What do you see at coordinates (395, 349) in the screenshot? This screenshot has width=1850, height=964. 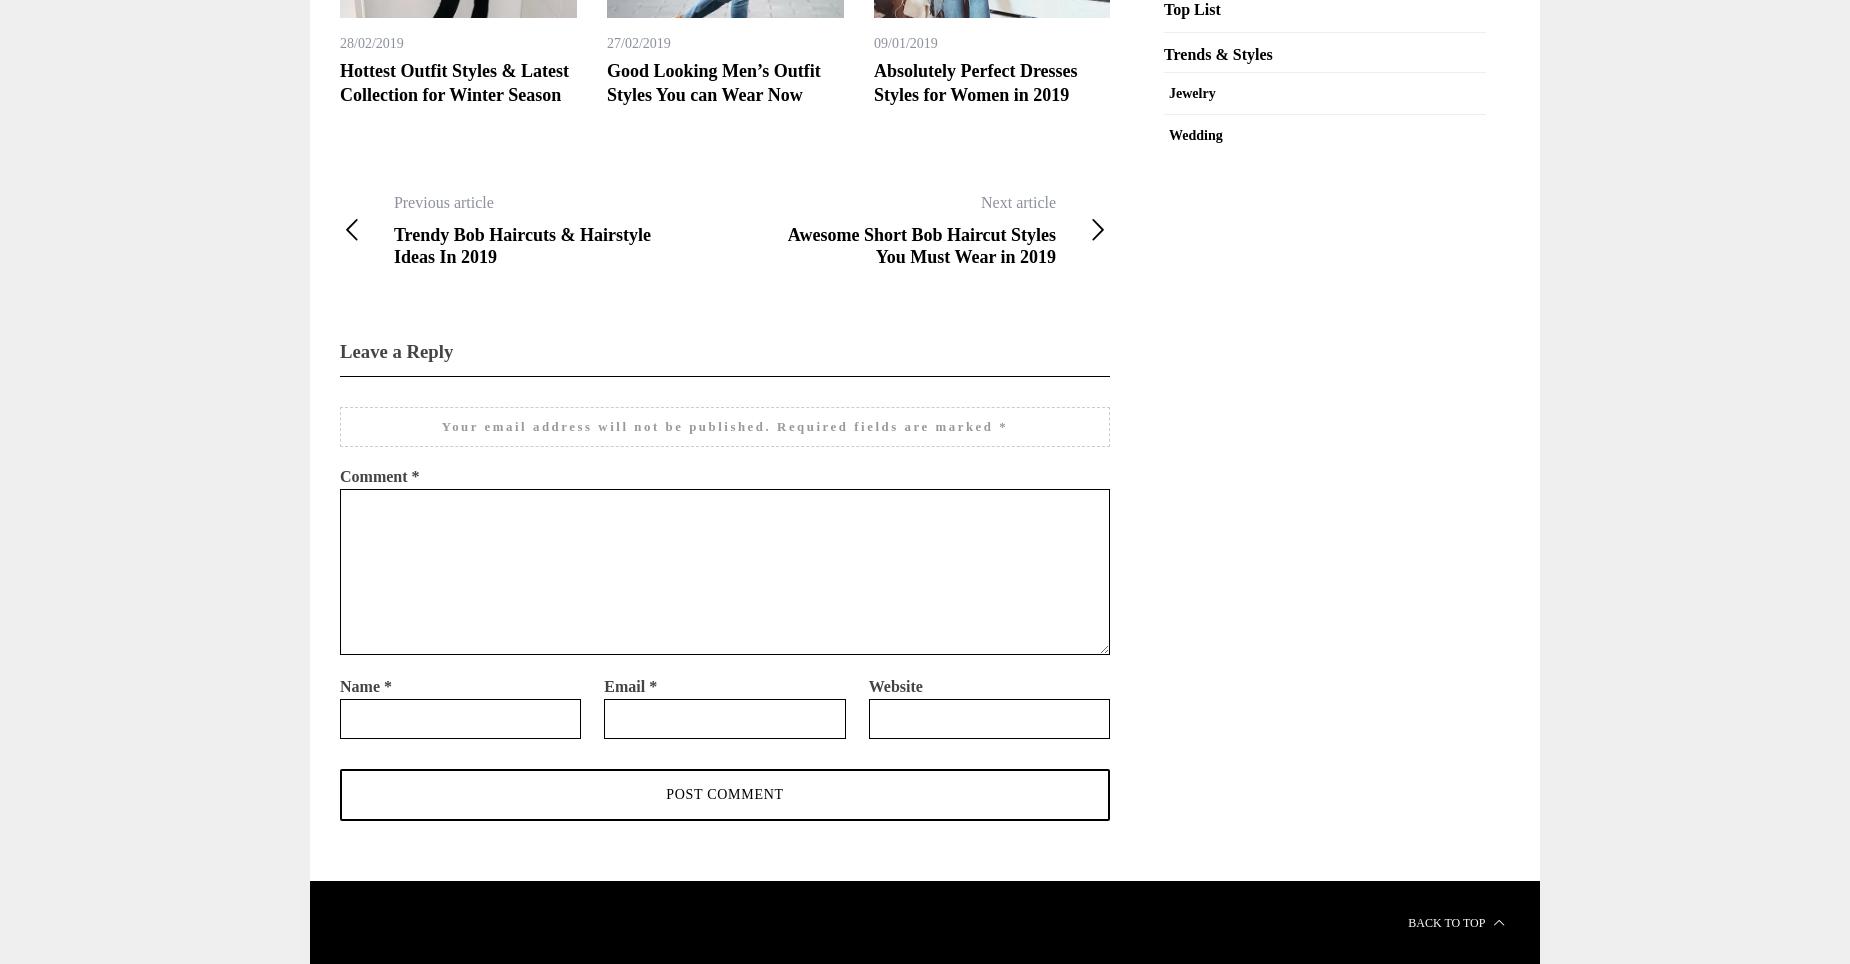 I see `'Leave a Reply'` at bounding box center [395, 349].